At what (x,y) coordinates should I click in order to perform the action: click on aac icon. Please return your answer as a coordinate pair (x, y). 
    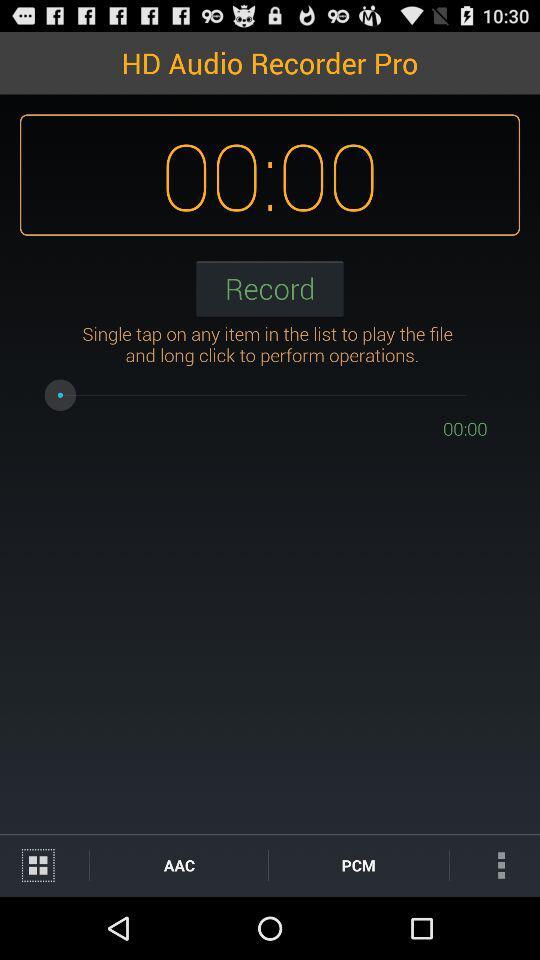
    Looking at the image, I should click on (179, 864).